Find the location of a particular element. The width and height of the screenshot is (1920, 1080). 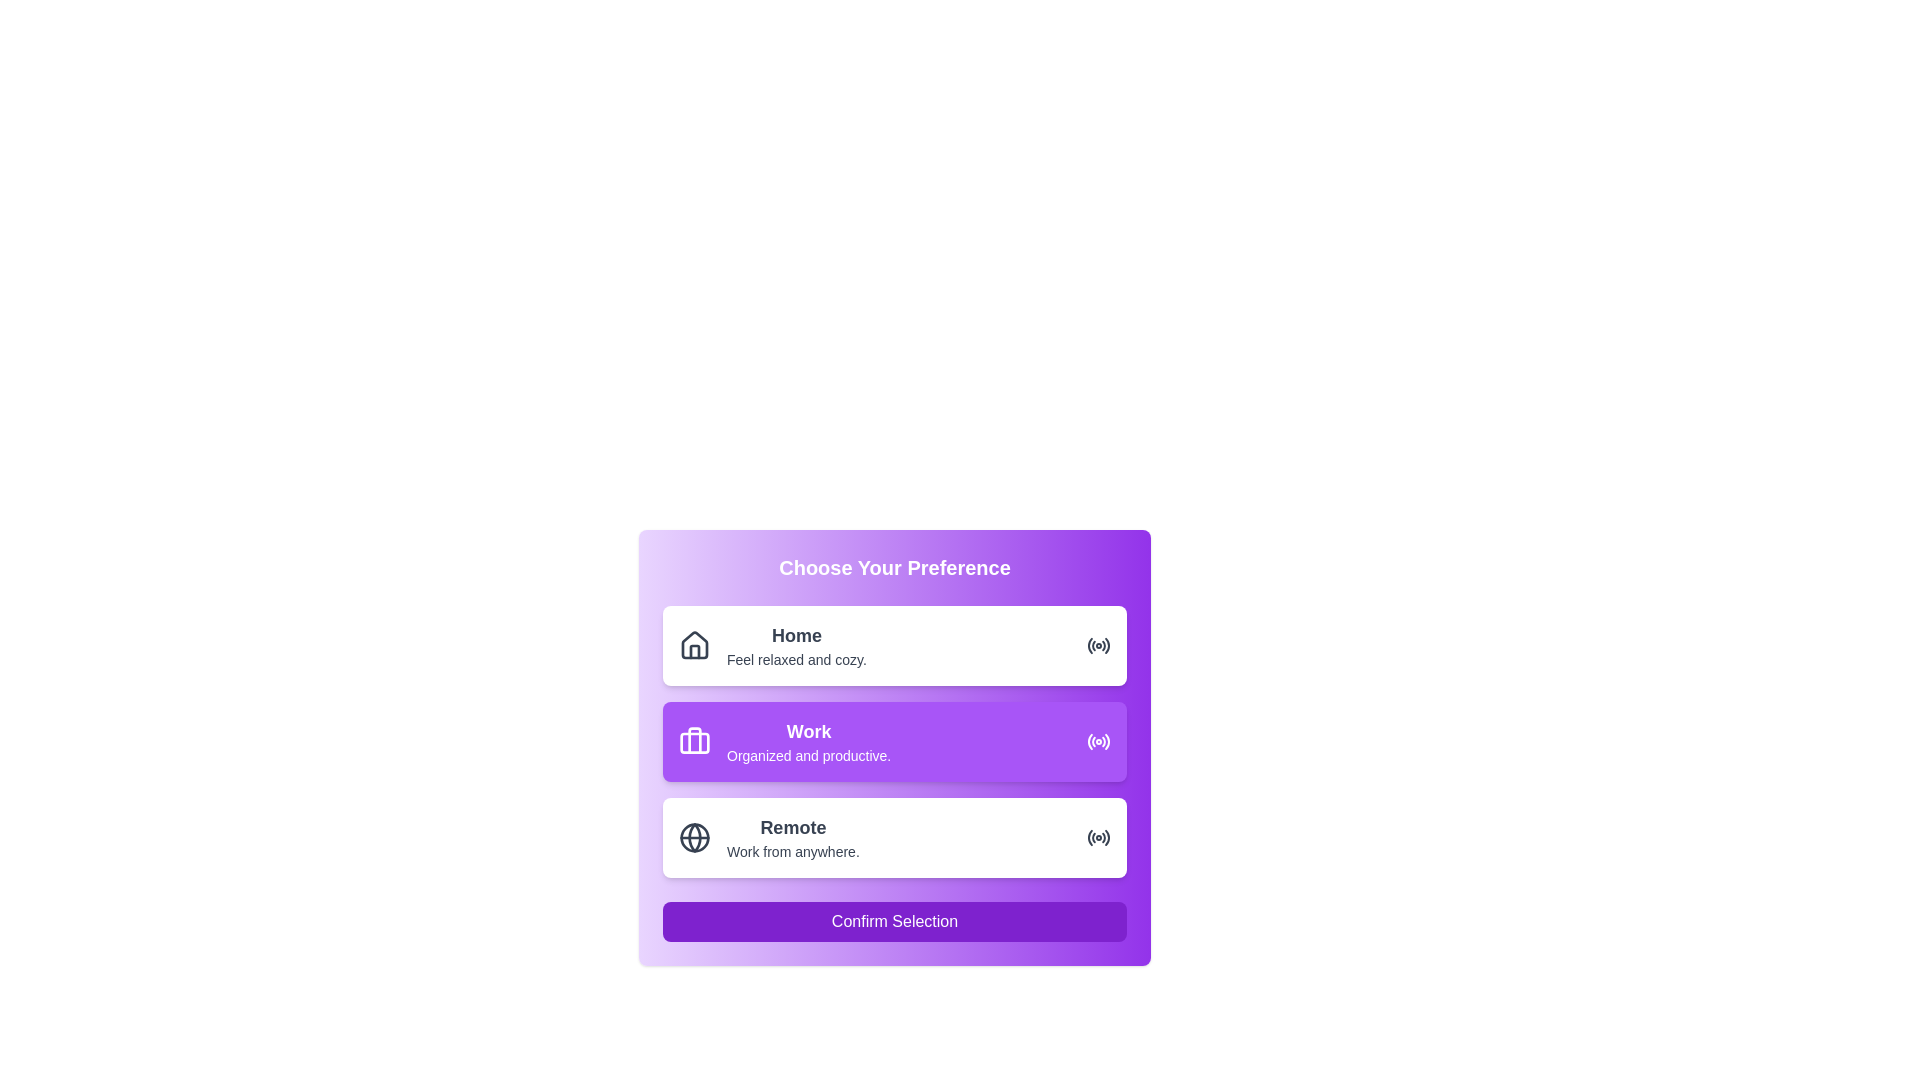

the interactive selection card labeled 'Work' is located at coordinates (893, 741).